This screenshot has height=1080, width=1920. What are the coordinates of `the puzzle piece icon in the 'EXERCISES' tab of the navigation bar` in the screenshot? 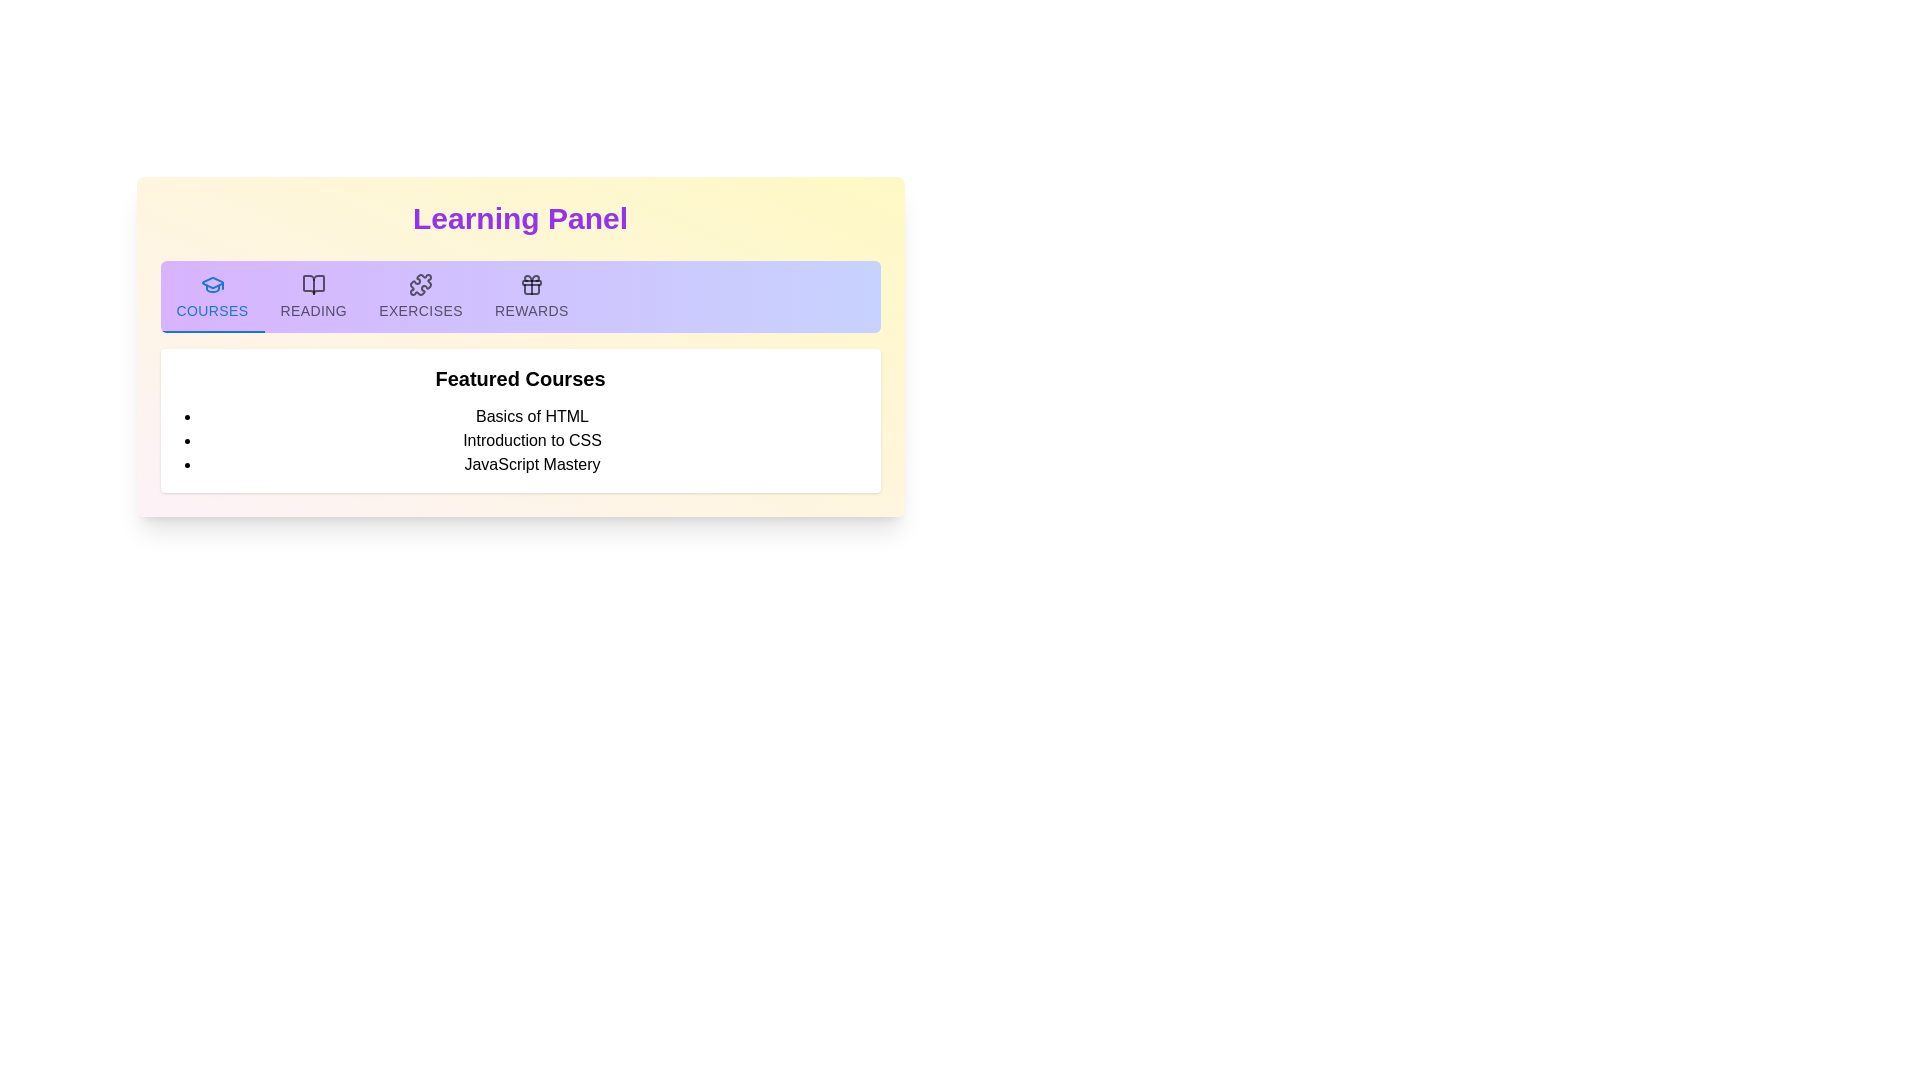 It's located at (420, 285).